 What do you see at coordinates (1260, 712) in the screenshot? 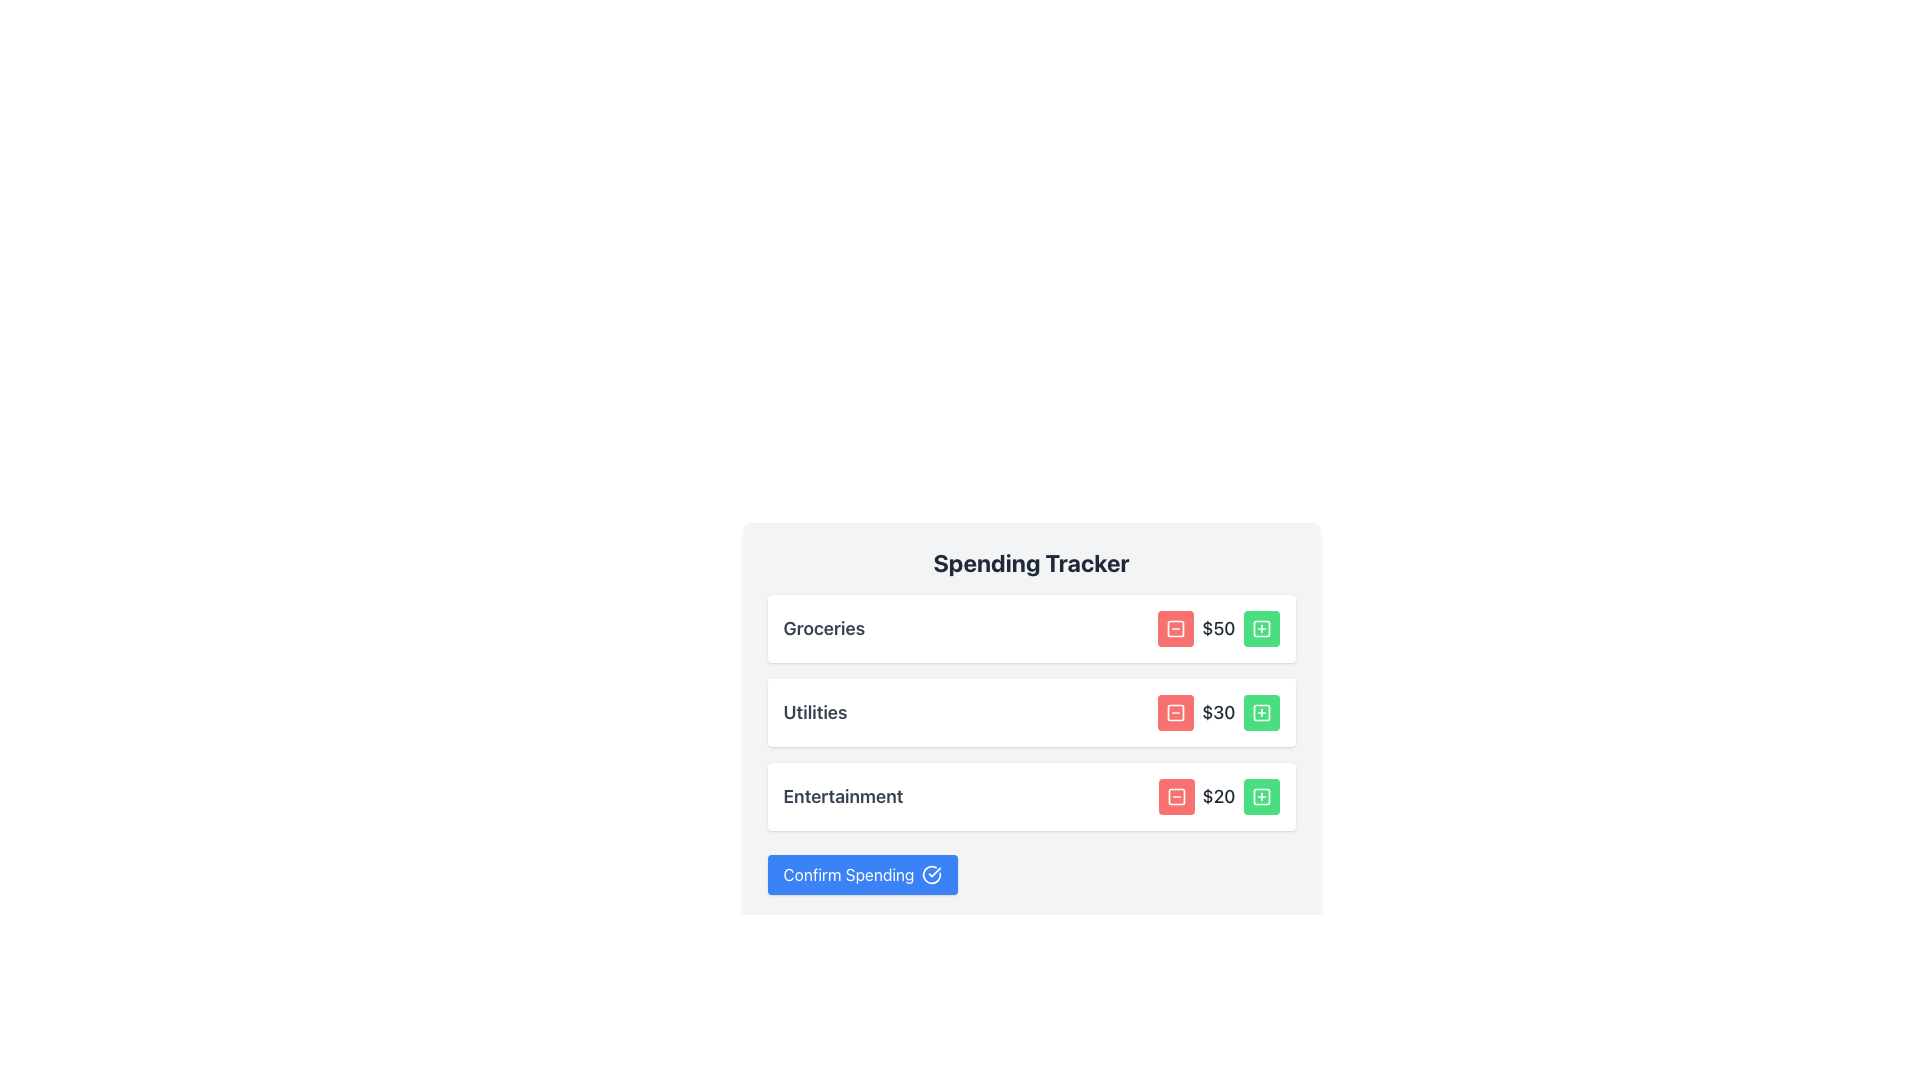
I see `the rightmost green icon in the middle row labeled 'Utilities'` at bounding box center [1260, 712].